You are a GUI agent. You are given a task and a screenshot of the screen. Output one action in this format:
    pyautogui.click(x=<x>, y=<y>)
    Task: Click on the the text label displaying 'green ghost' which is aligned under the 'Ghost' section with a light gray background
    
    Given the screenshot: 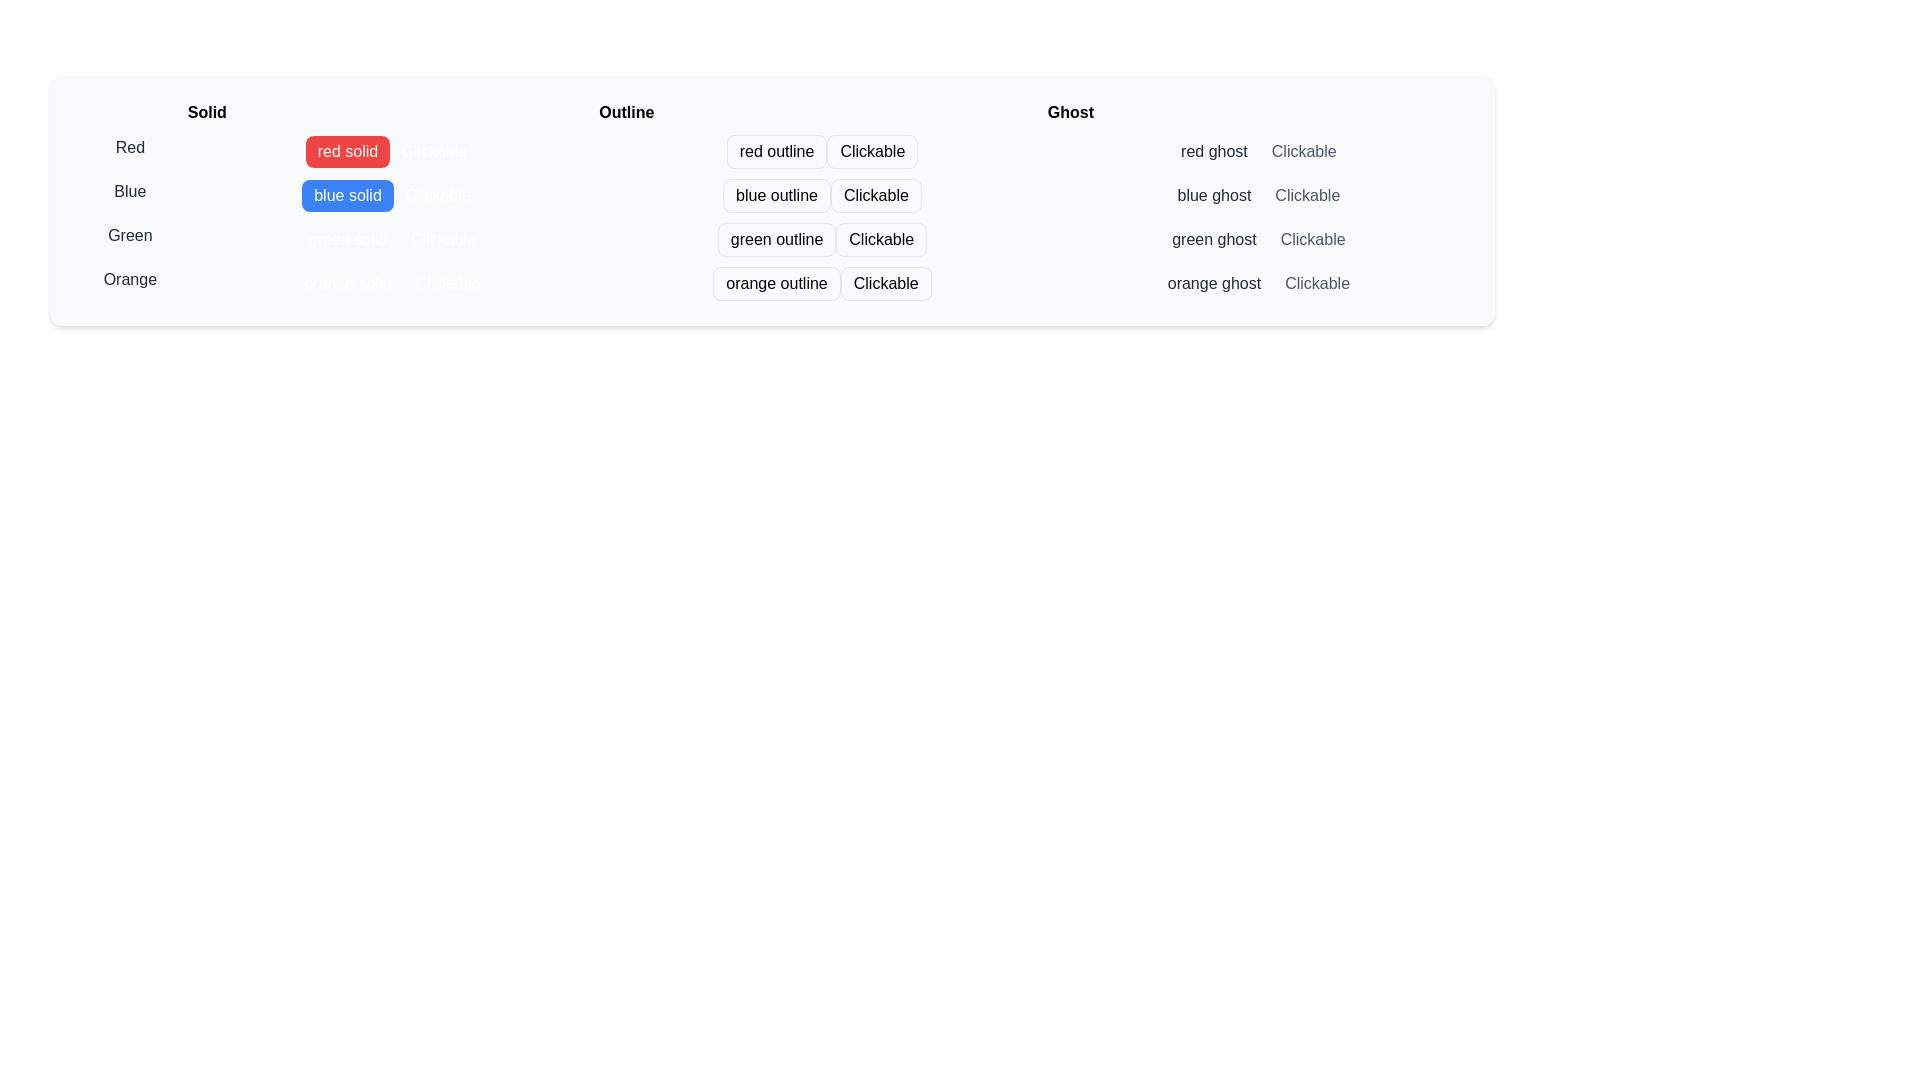 What is the action you would take?
    pyautogui.click(x=1213, y=238)
    